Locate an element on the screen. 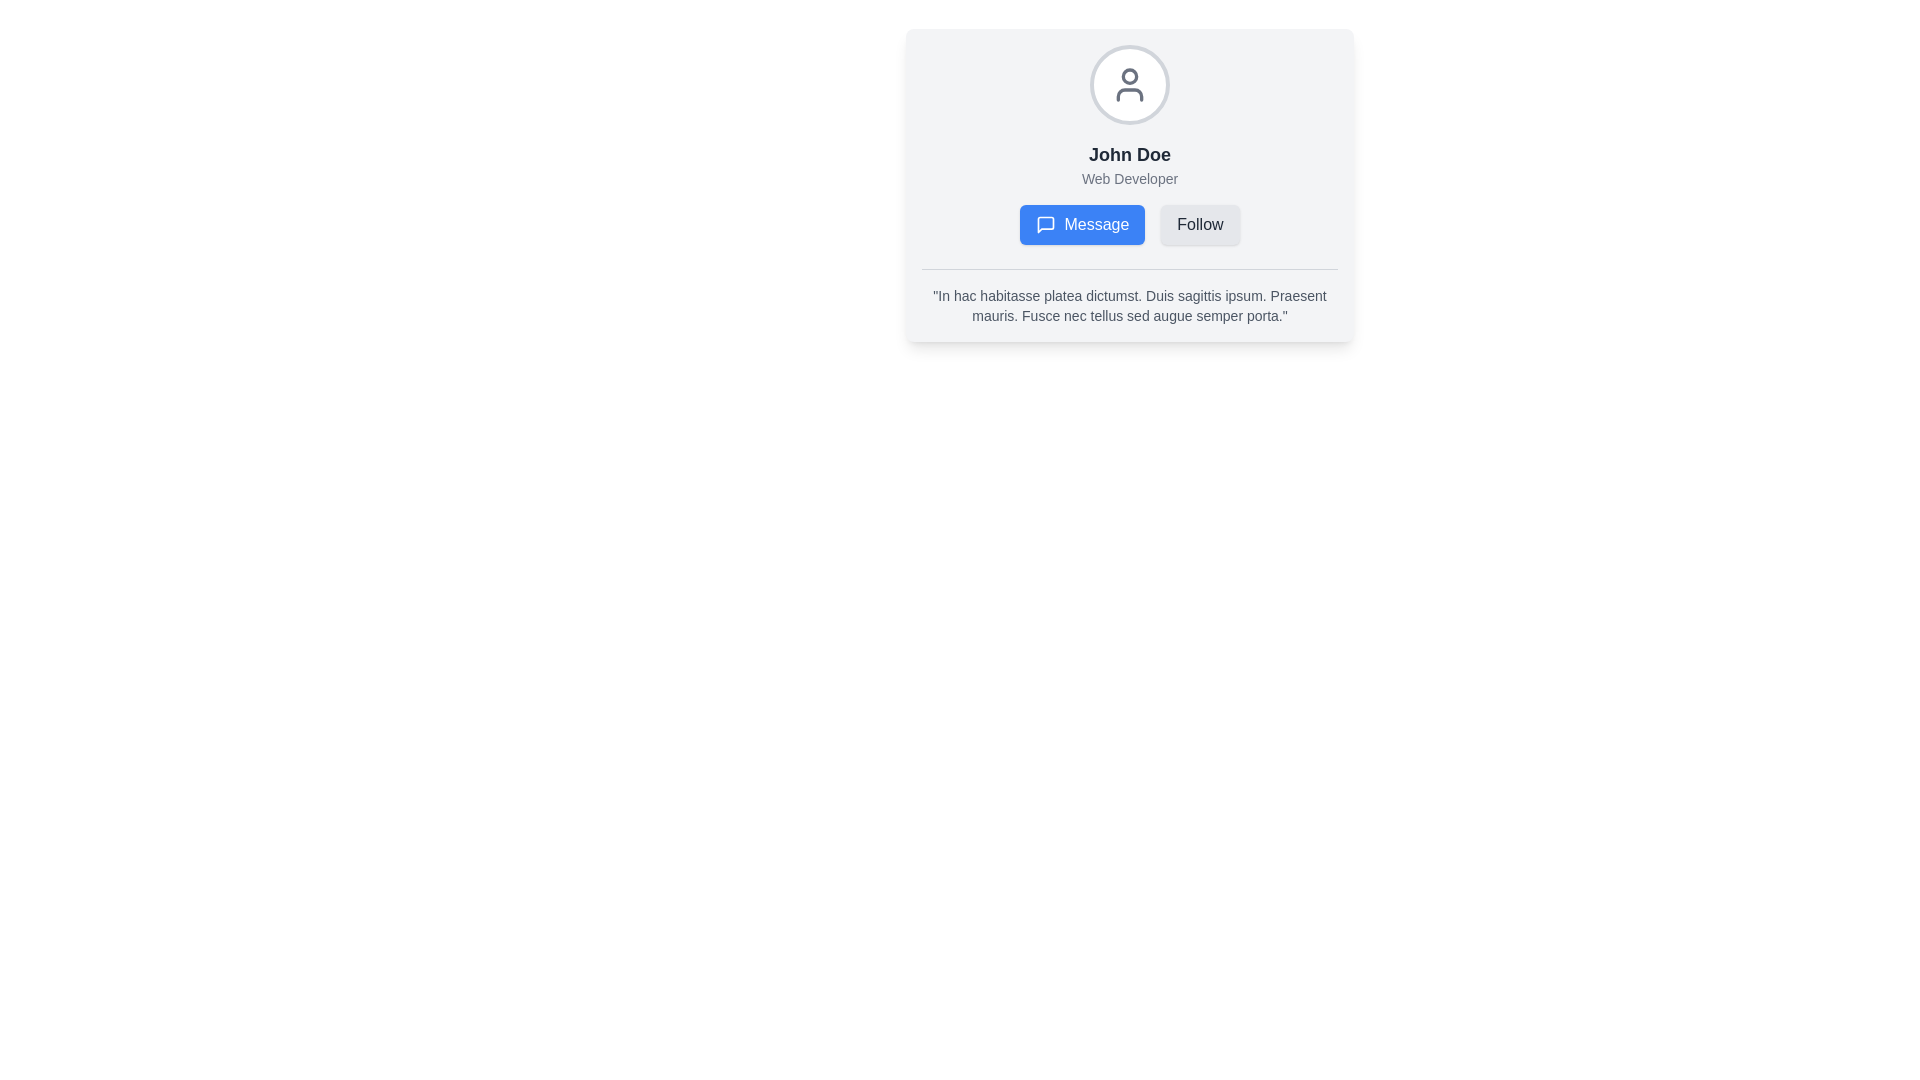 The image size is (1920, 1080). the Static Text indicating the profession of the individual, which is located beneath 'John Doe' and above the 'Message' and 'Follow' buttons is located at coordinates (1129, 177).